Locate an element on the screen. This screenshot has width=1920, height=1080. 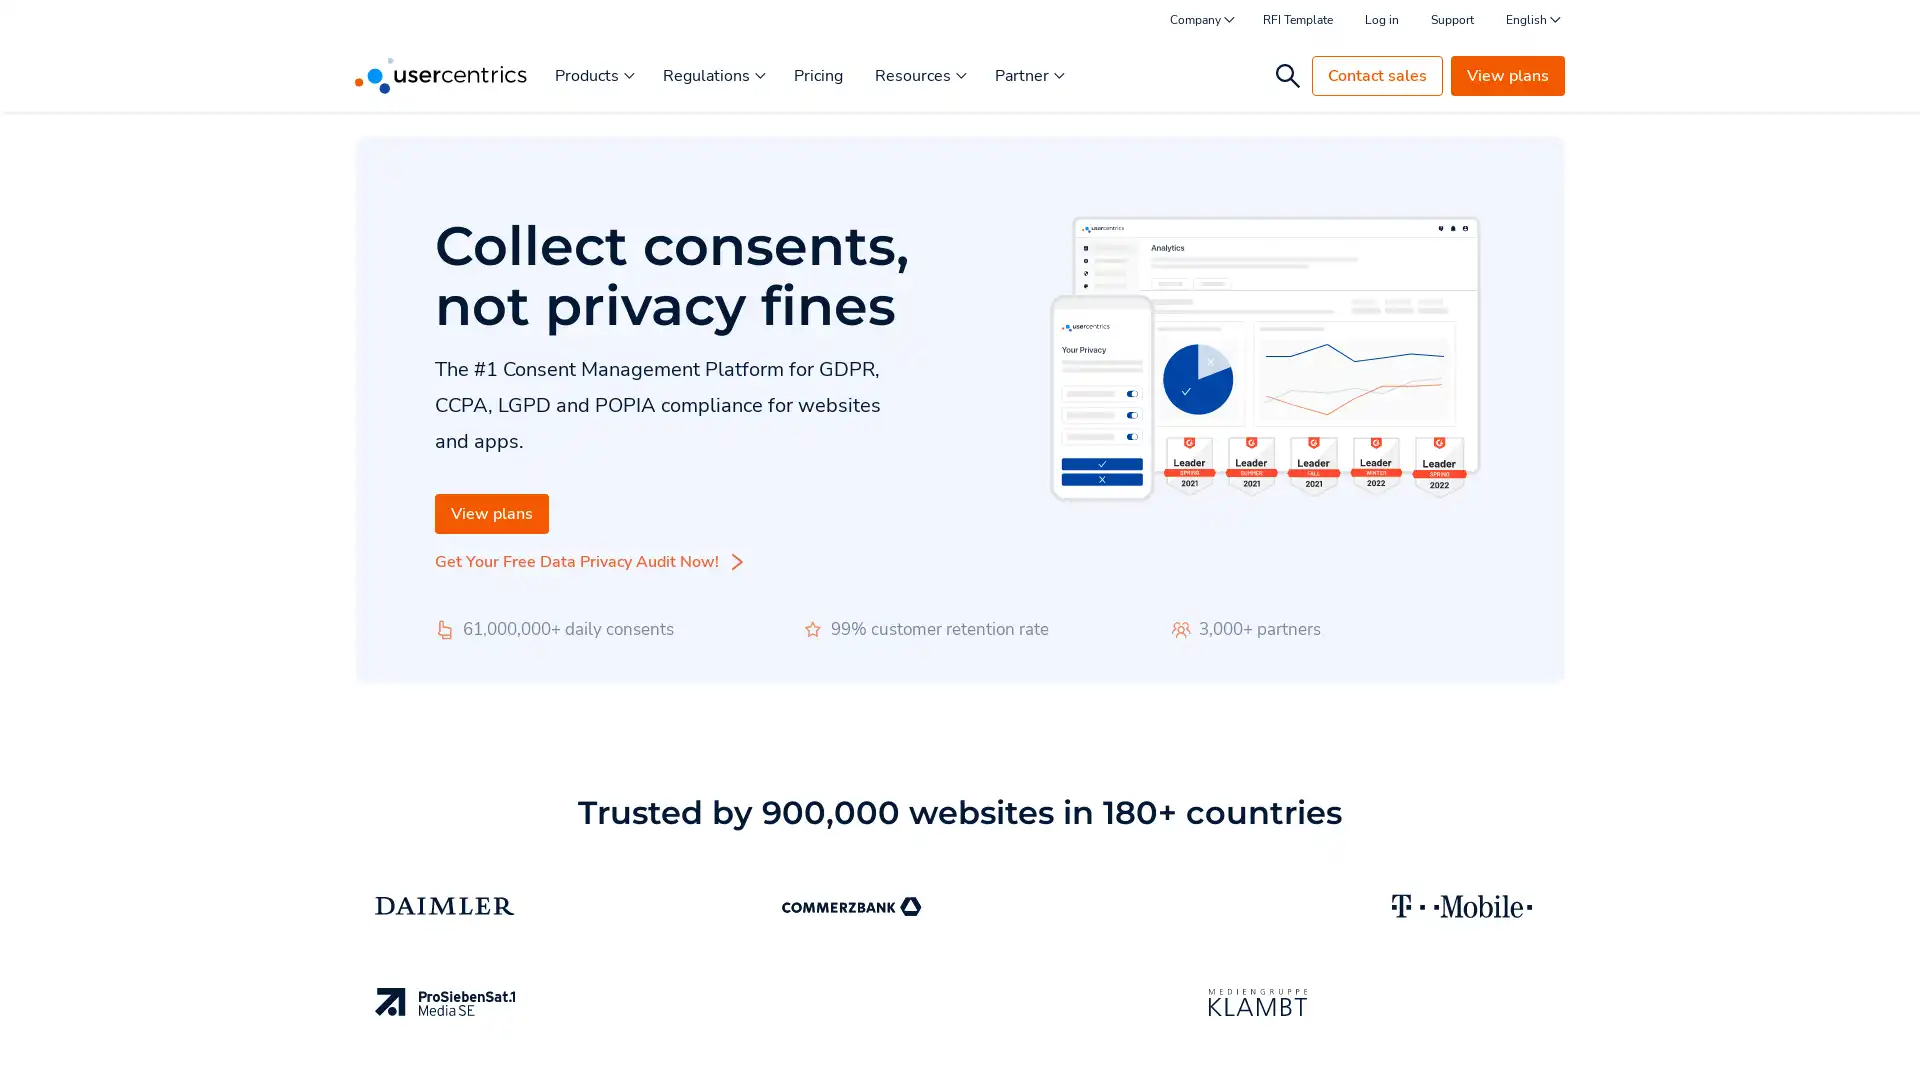
OK, Agree to CCPA is located at coordinates (1480, 1035).